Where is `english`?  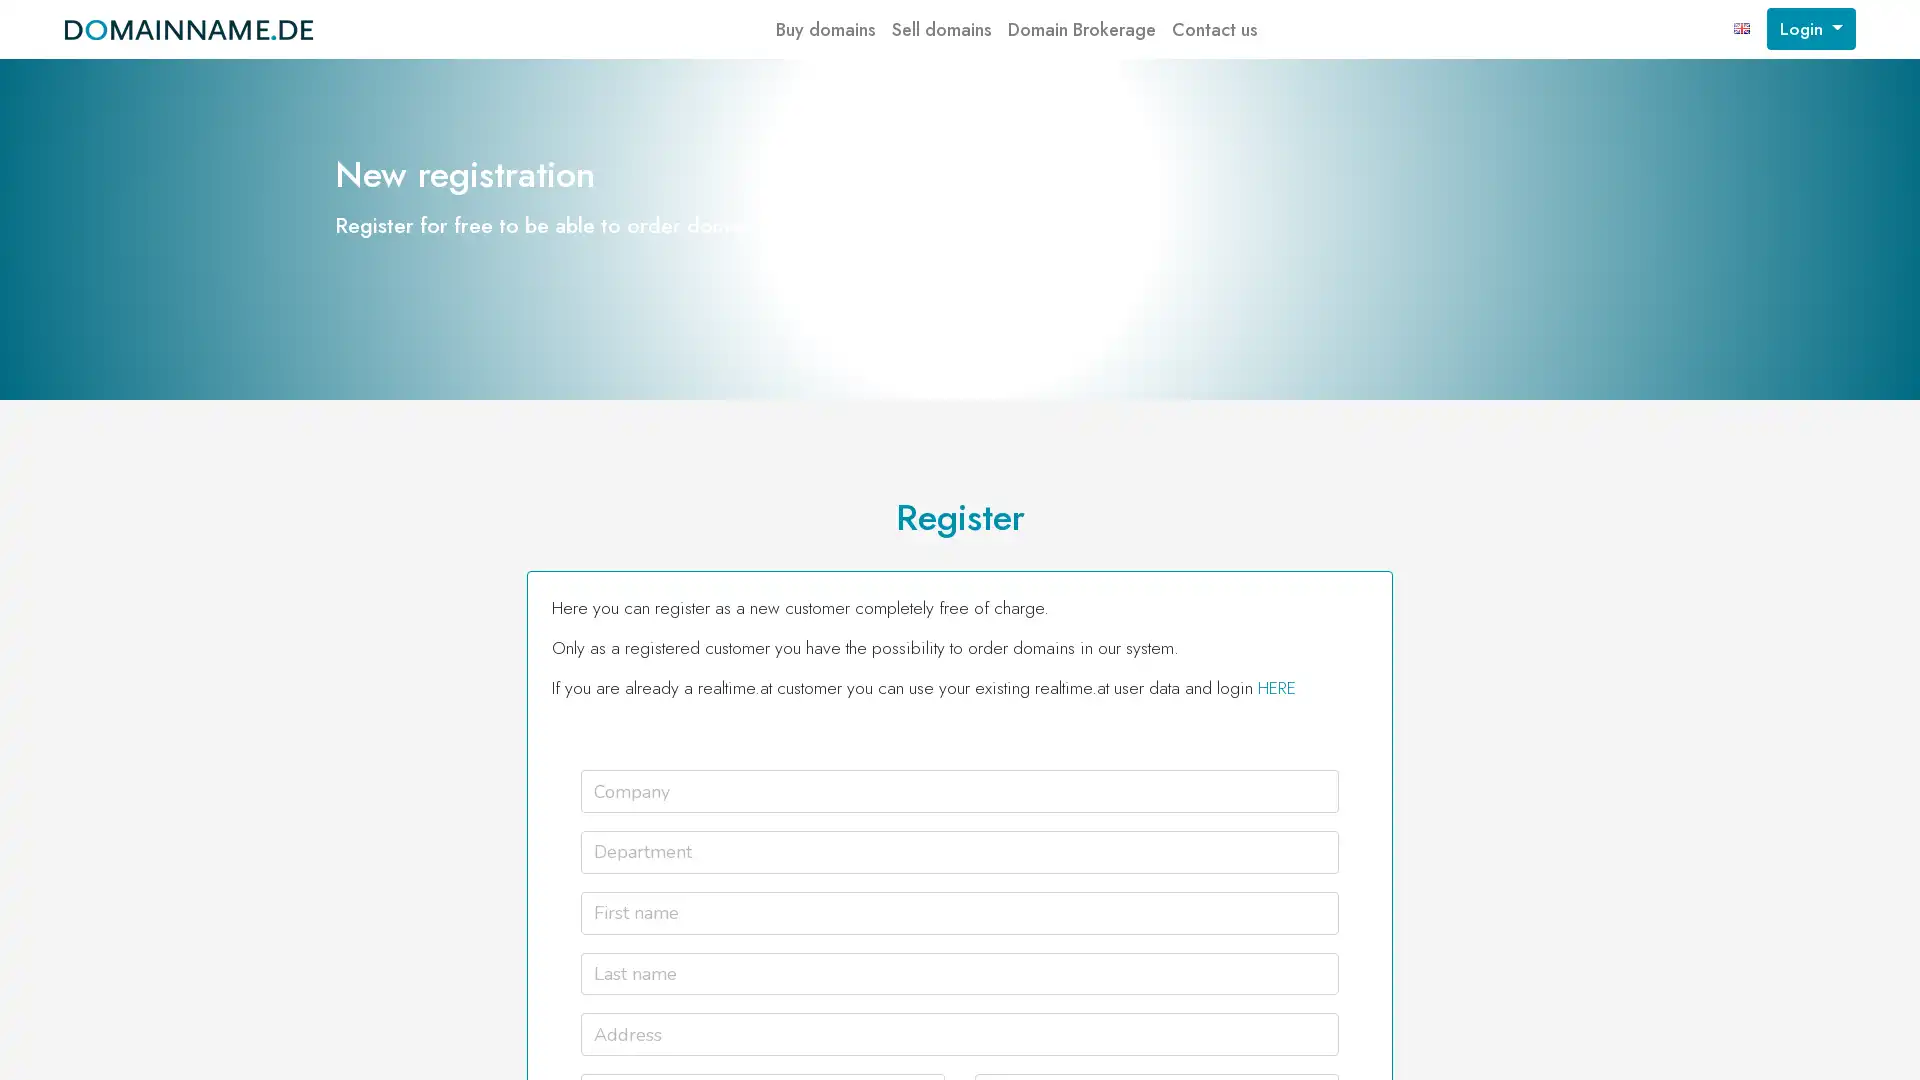 english is located at coordinates (1741, 29).